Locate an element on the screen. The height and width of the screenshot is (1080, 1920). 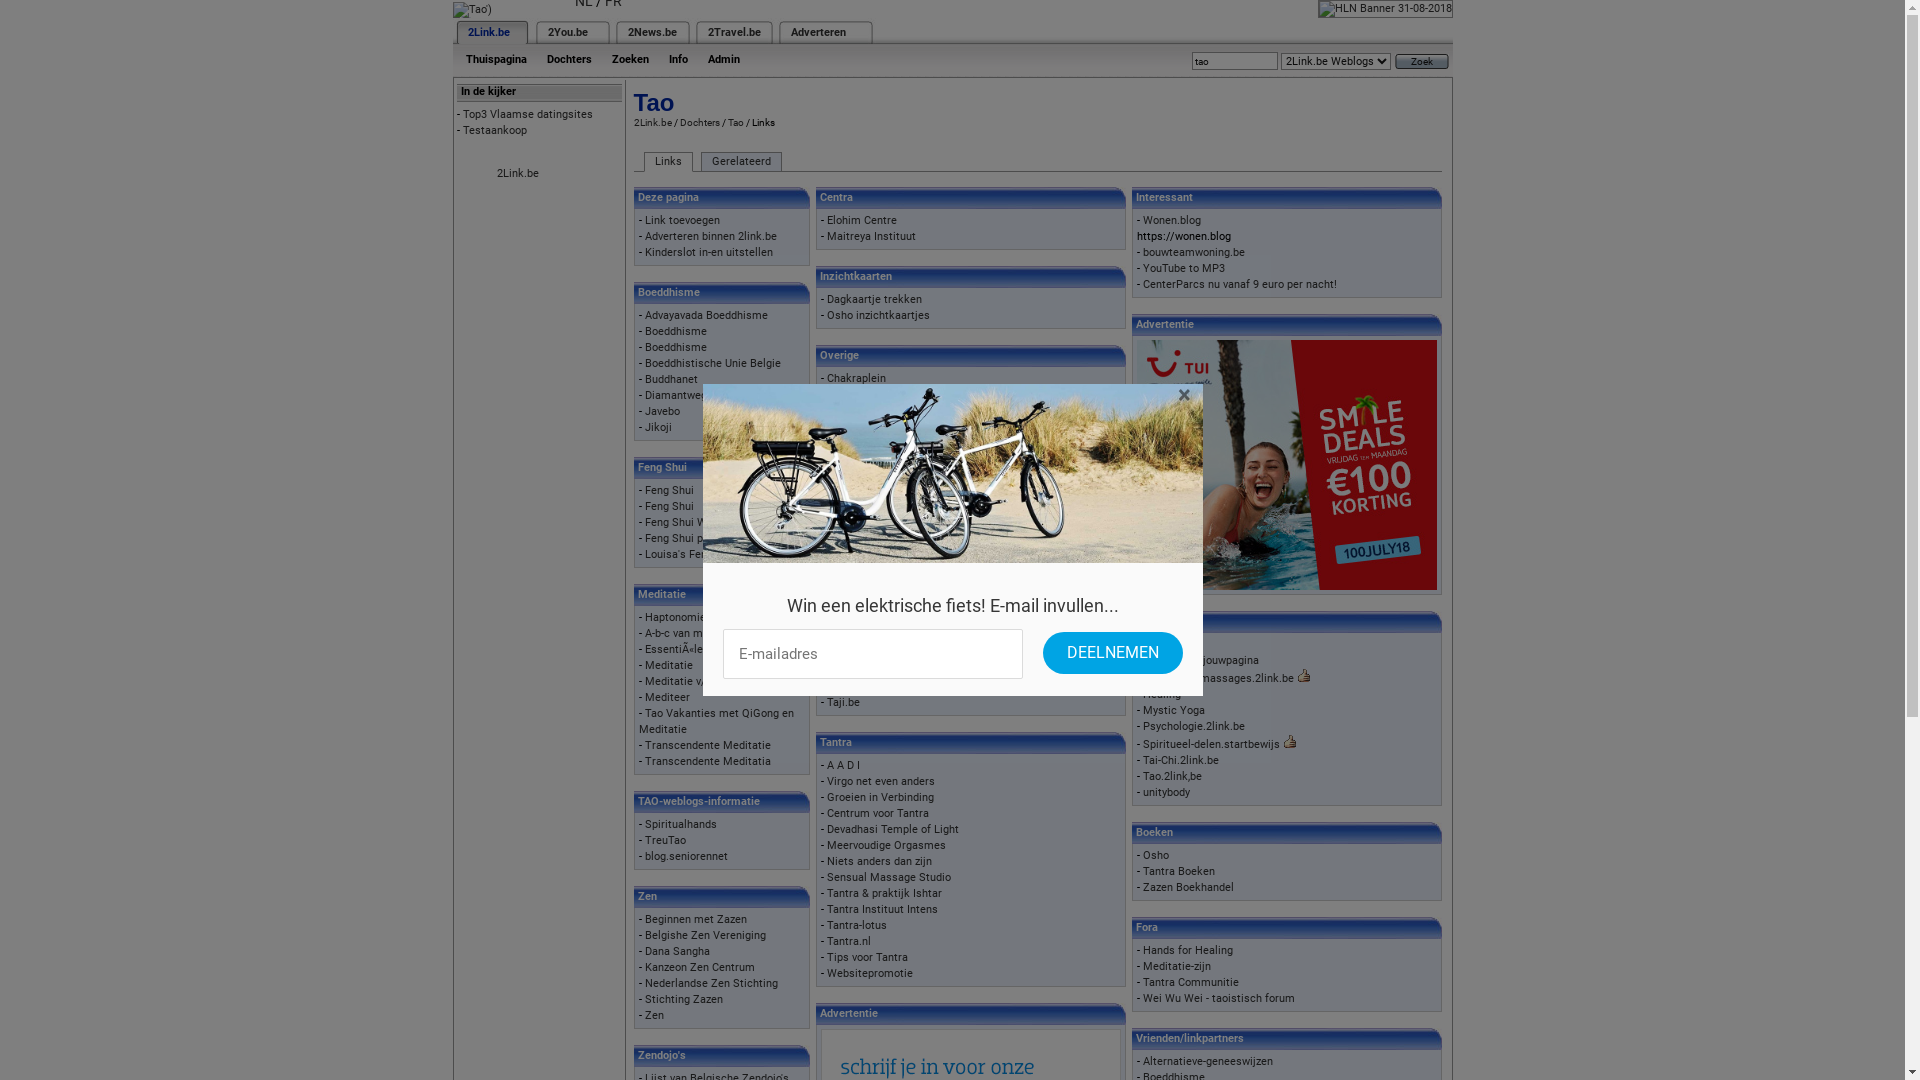
'Feng Shui Wonen' is located at coordinates (686, 521).